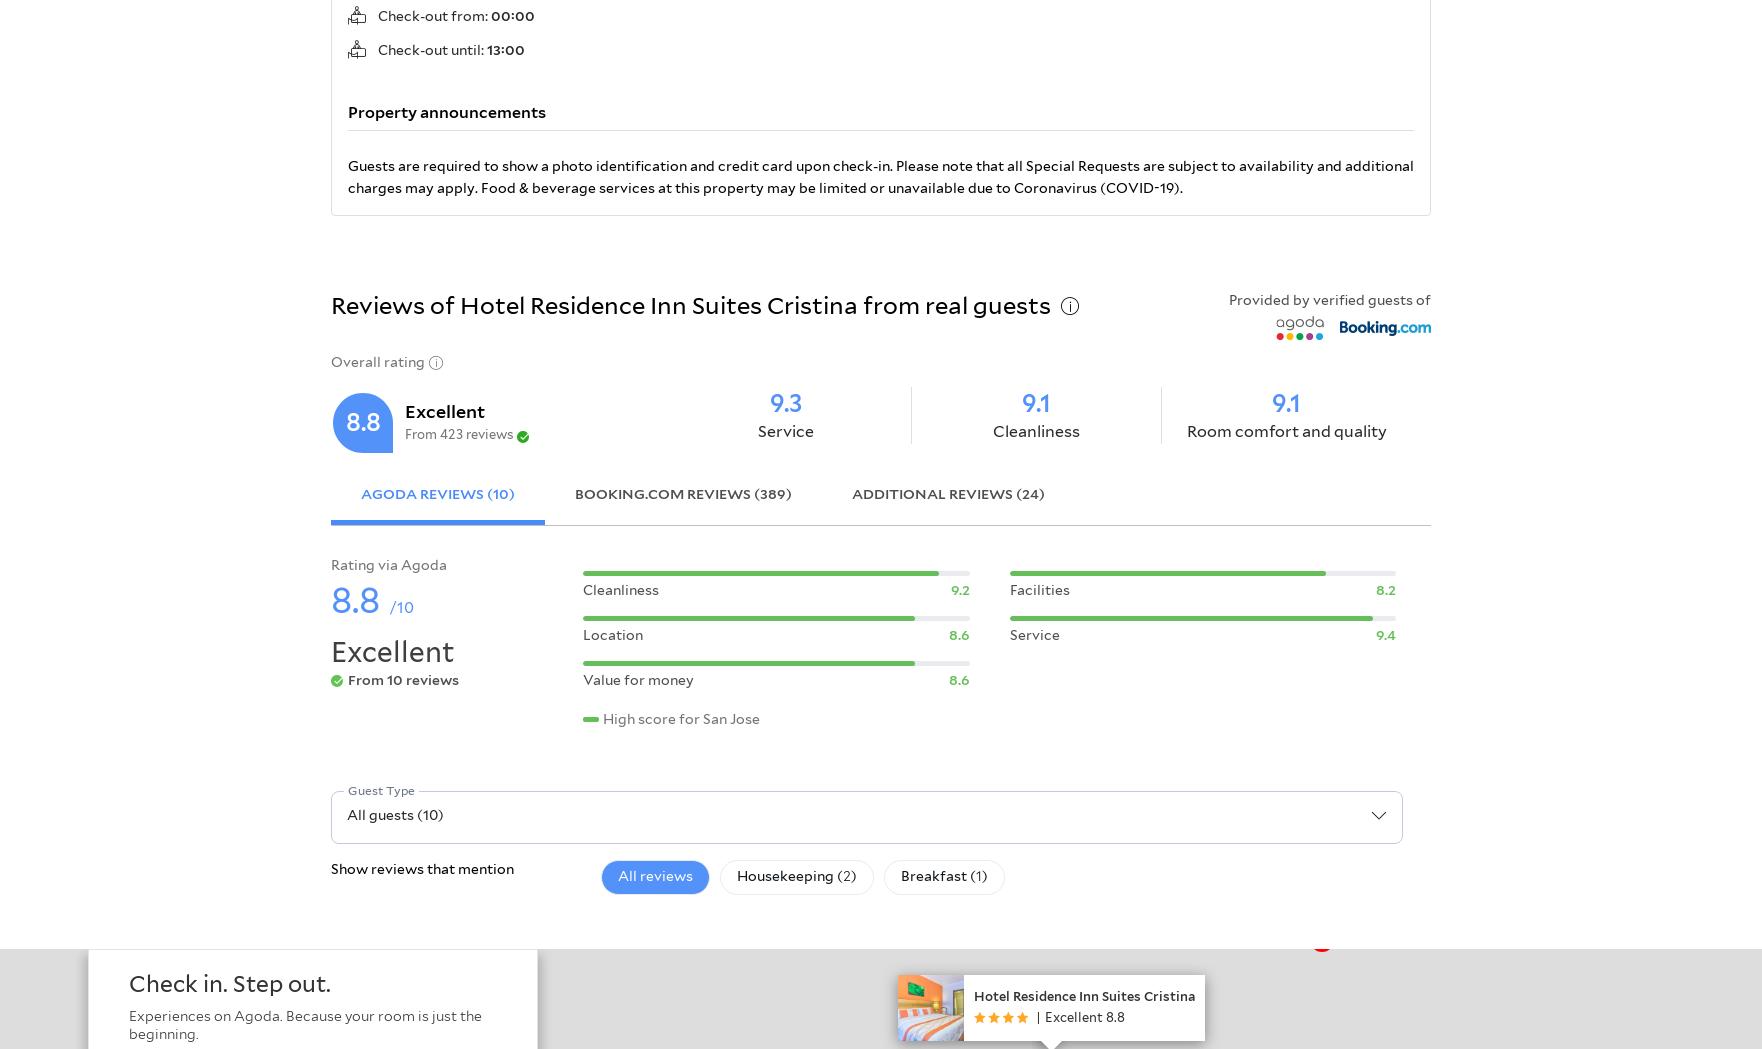 This screenshot has width=1762, height=1049. Describe the element at coordinates (950, 588) in the screenshot. I see `'9.2'` at that location.